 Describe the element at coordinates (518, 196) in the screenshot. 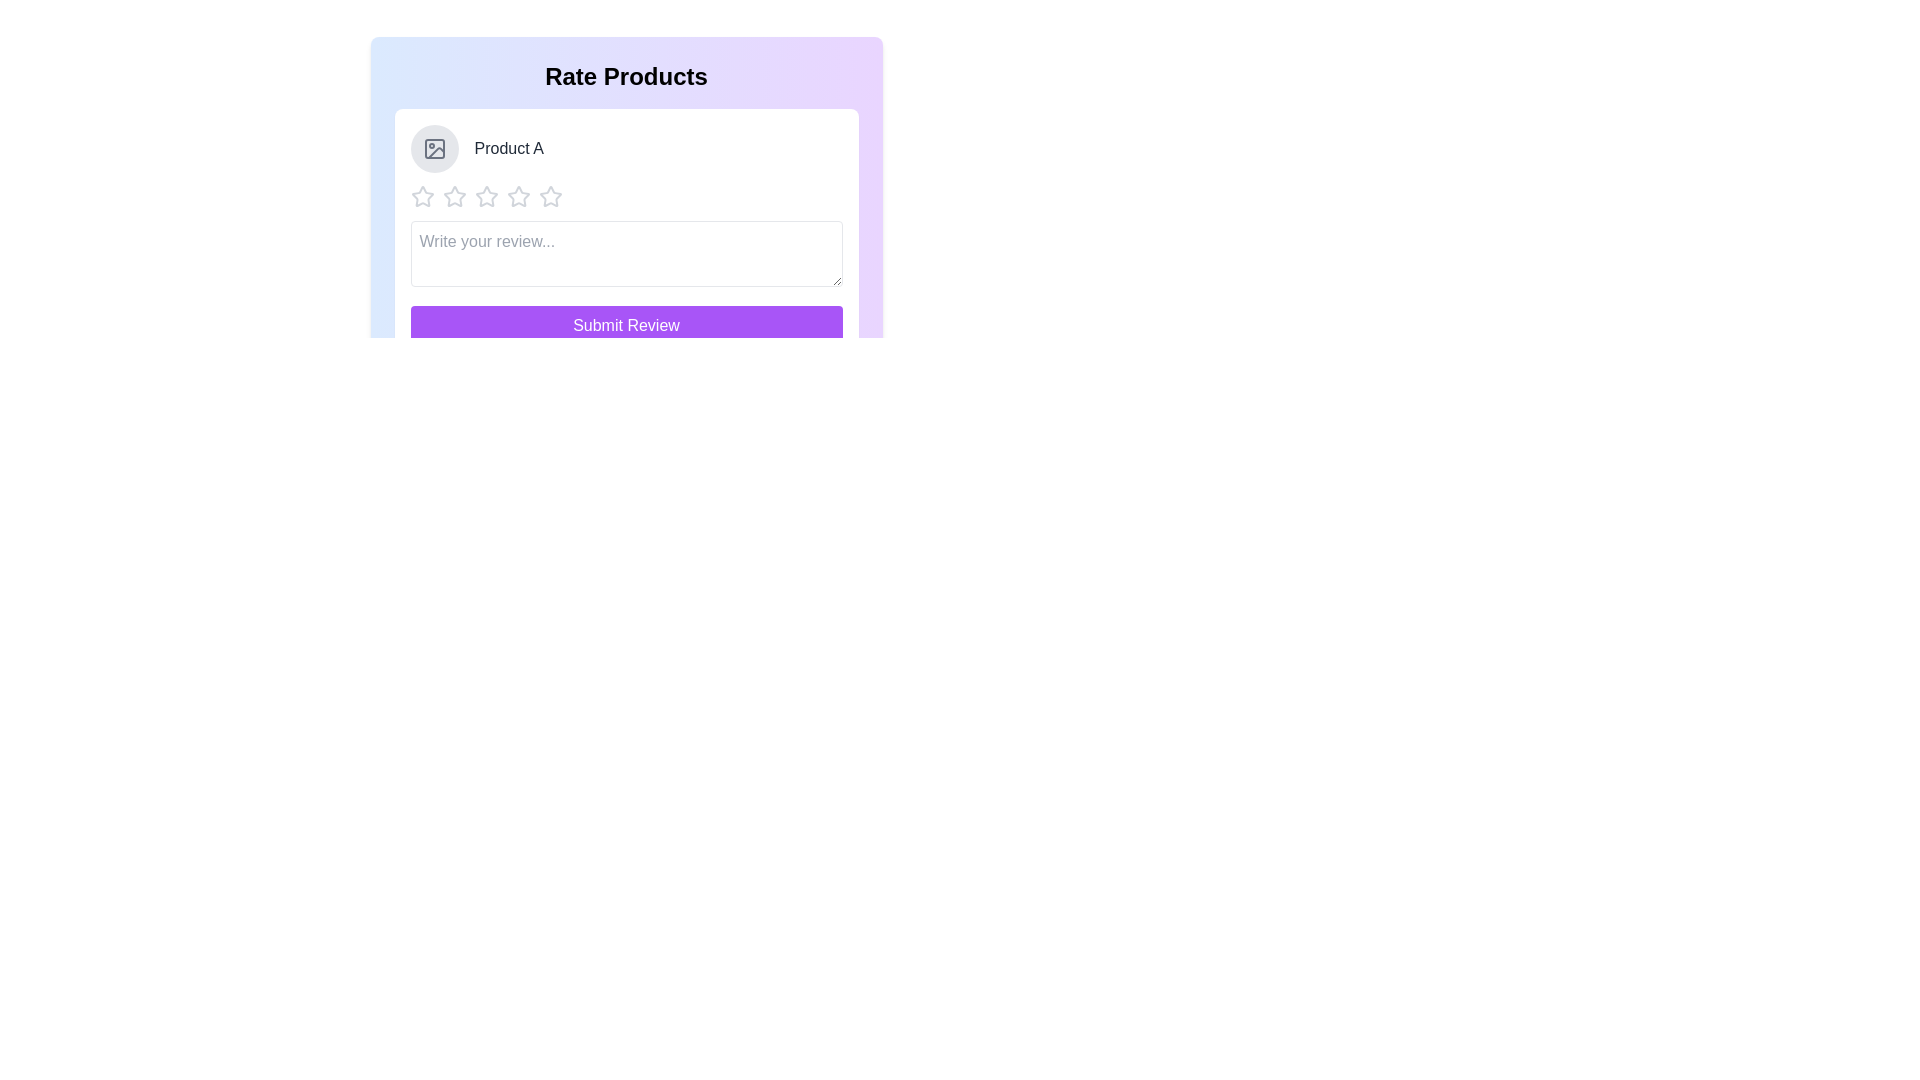

I see `the star corresponding to the desired rating 4` at that location.